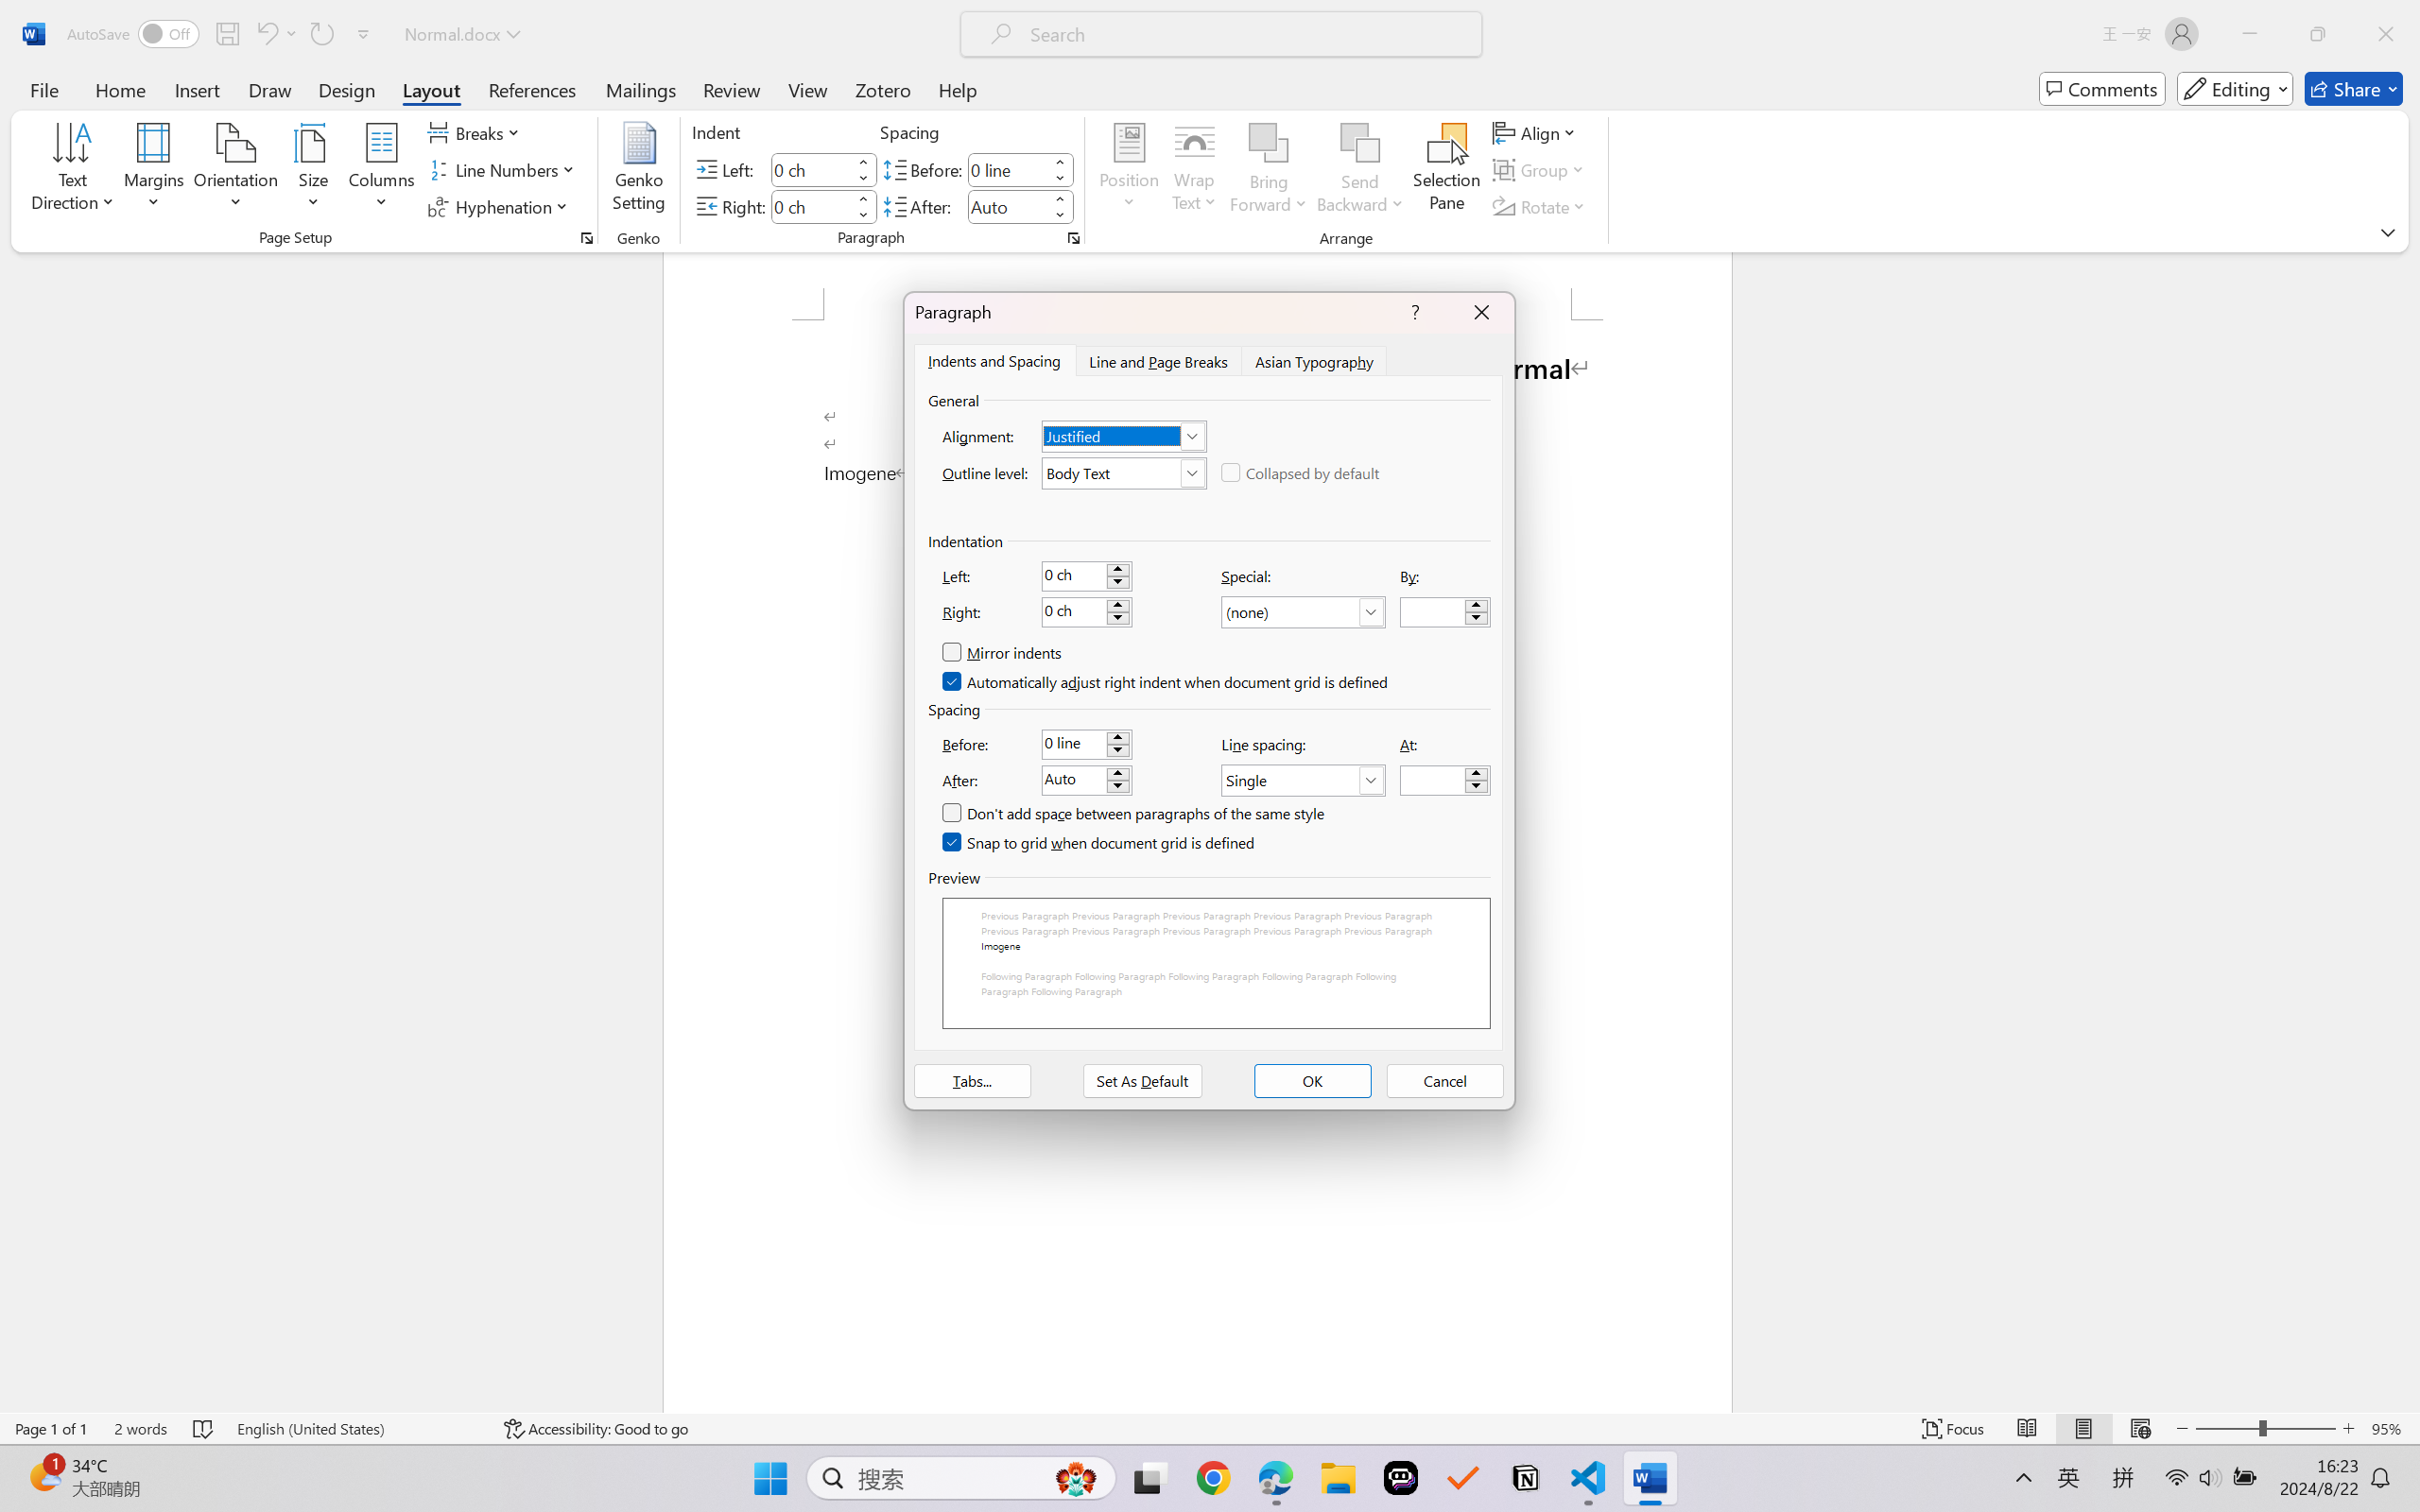  What do you see at coordinates (2407, 831) in the screenshot?
I see `'Class: NetUIScrollBar'` at bounding box center [2407, 831].